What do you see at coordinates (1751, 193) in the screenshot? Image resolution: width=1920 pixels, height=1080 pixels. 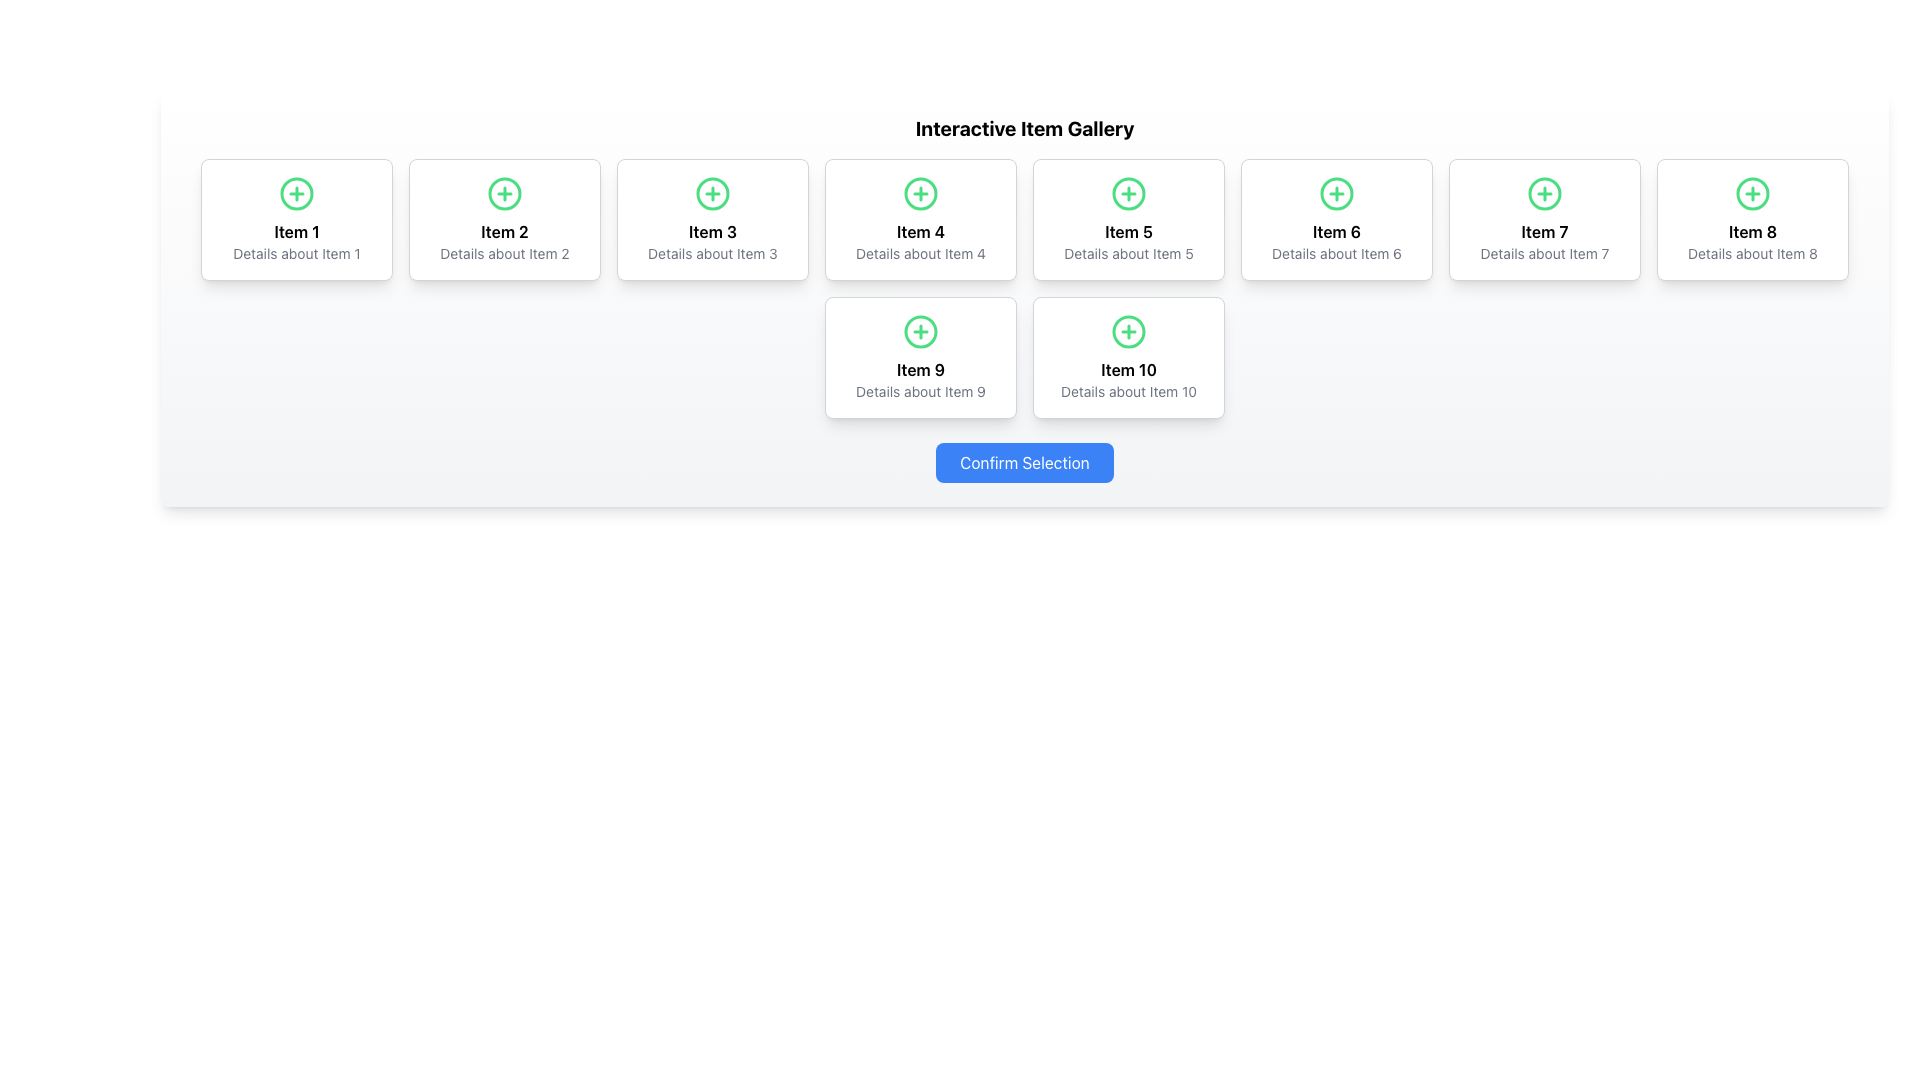 I see `the button located at the top area of the card labeled 'Item 8', which is centrally aligned above the text content` at bounding box center [1751, 193].